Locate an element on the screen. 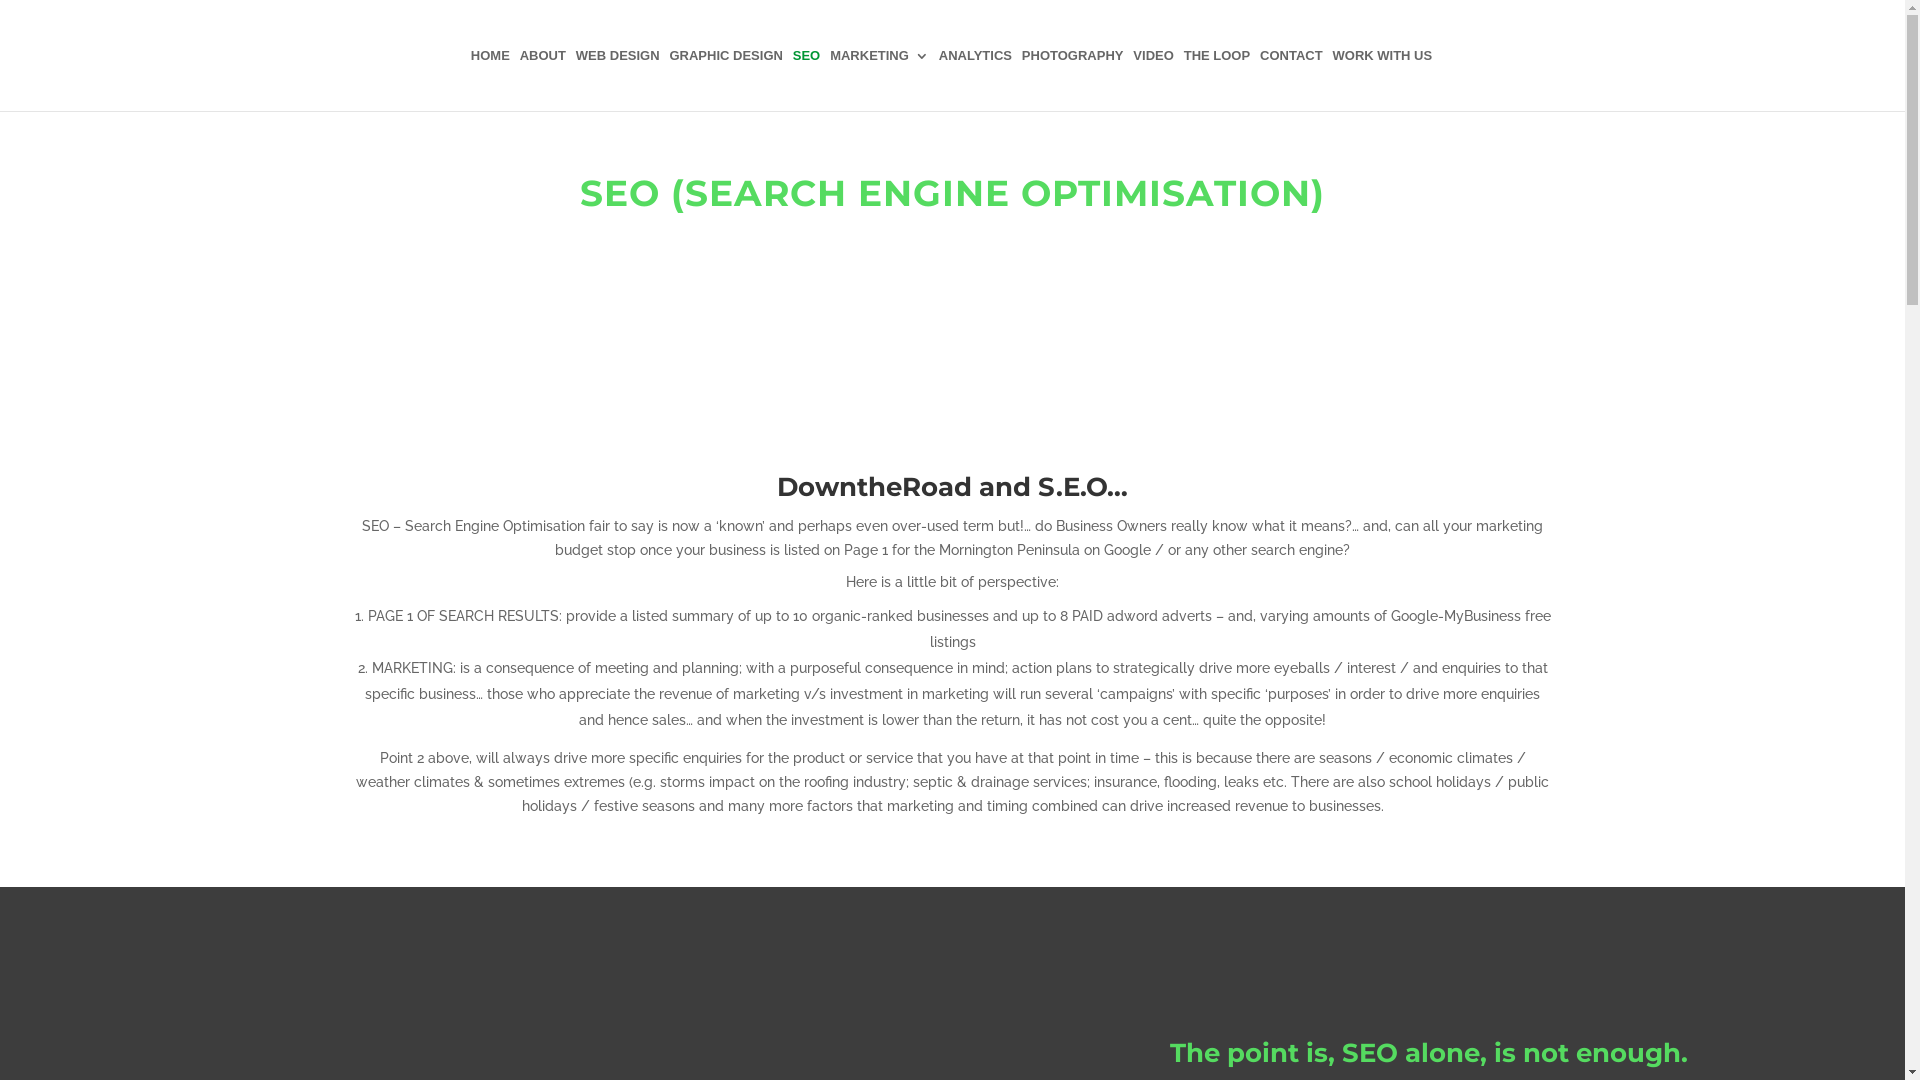 This screenshot has width=1920, height=1080. 'SEO' is located at coordinates (791, 79).